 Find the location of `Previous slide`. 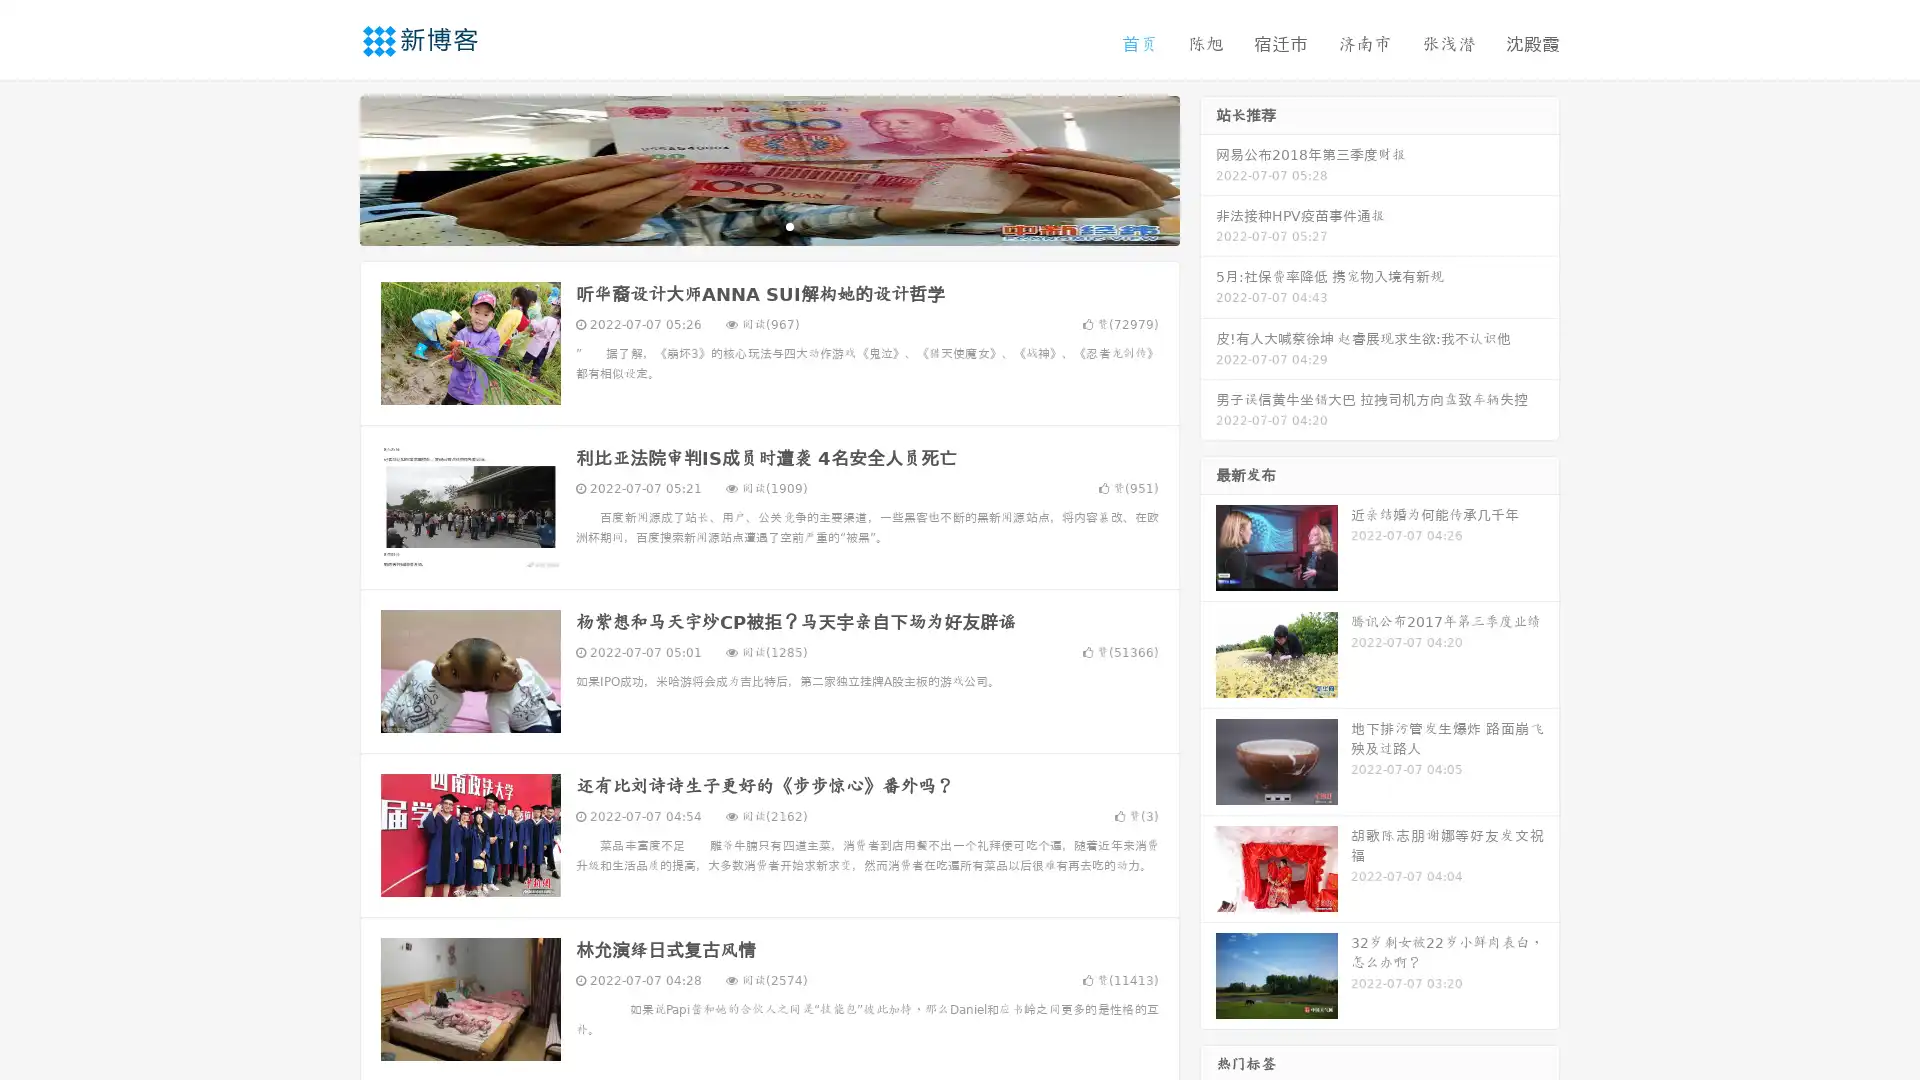

Previous slide is located at coordinates (330, 168).